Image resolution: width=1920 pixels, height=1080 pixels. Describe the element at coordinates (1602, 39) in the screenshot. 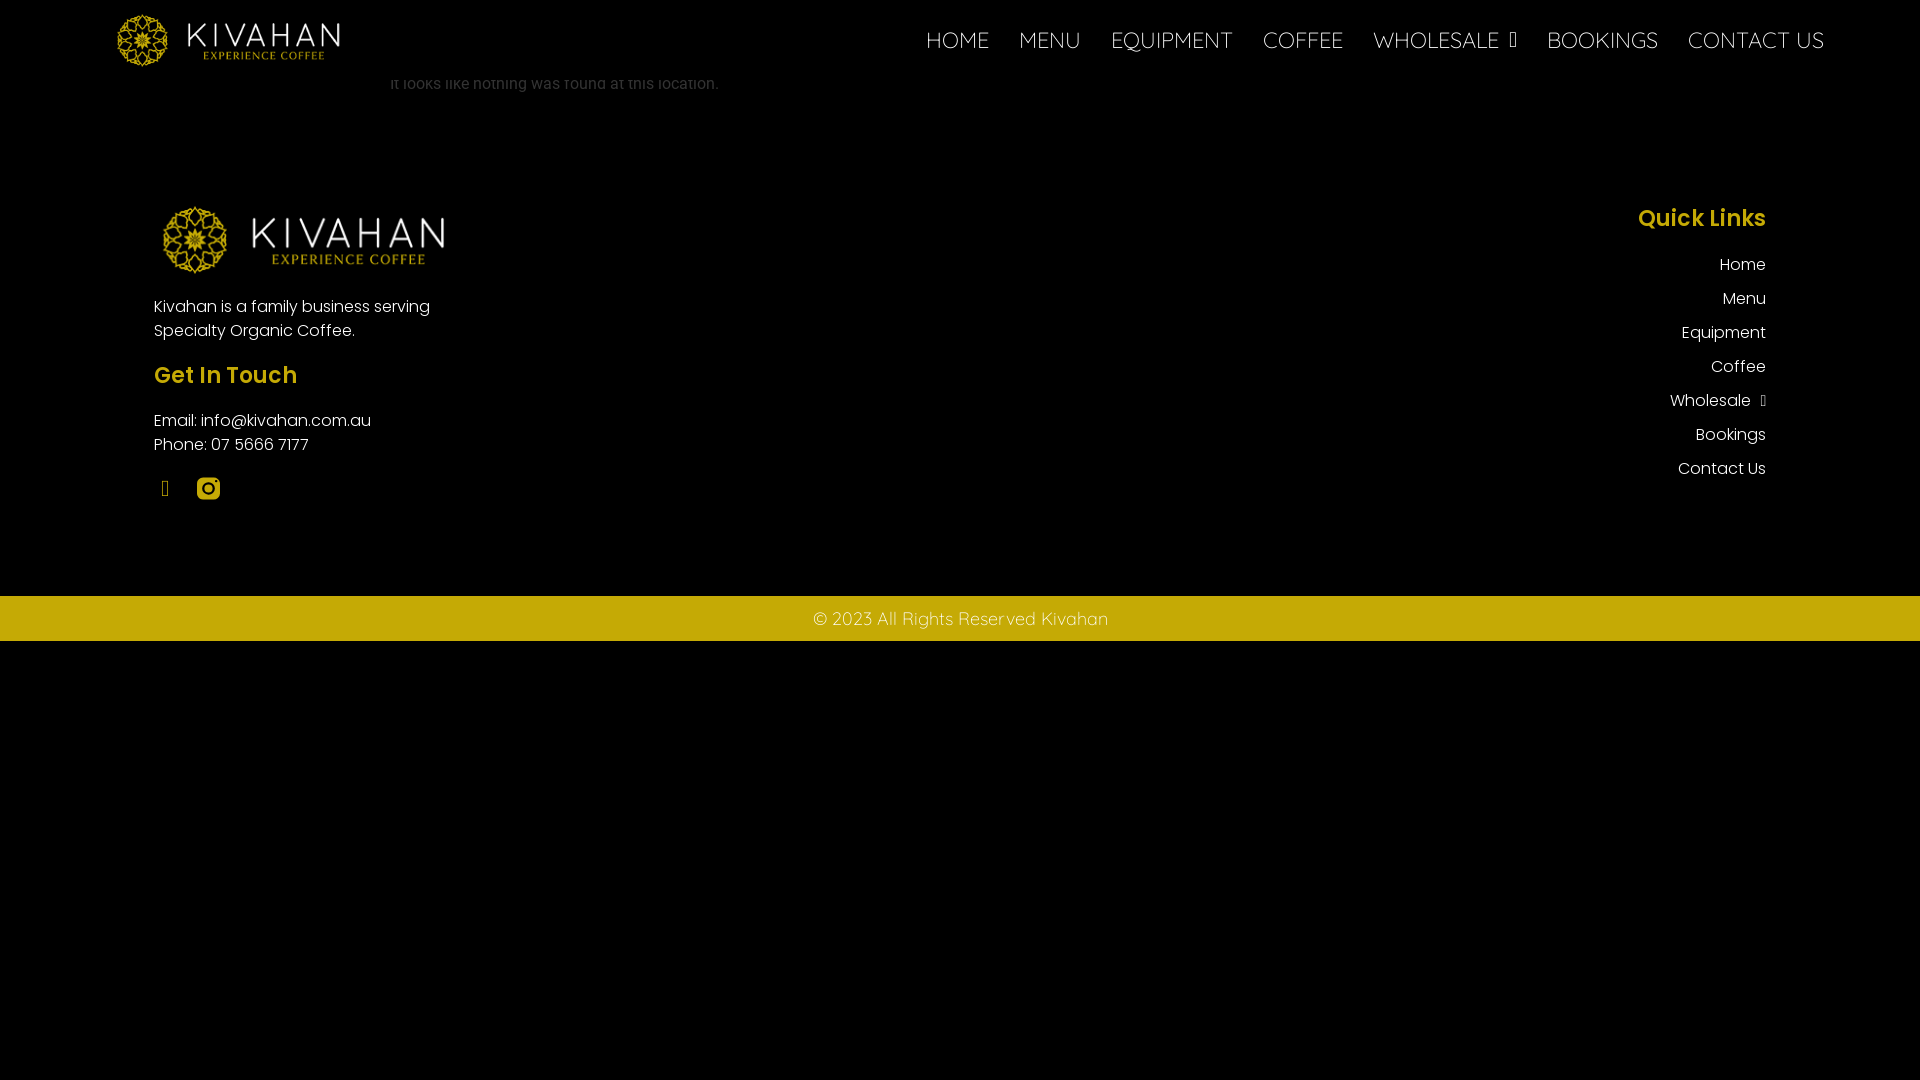

I see `'BOOKINGS'` at that location.